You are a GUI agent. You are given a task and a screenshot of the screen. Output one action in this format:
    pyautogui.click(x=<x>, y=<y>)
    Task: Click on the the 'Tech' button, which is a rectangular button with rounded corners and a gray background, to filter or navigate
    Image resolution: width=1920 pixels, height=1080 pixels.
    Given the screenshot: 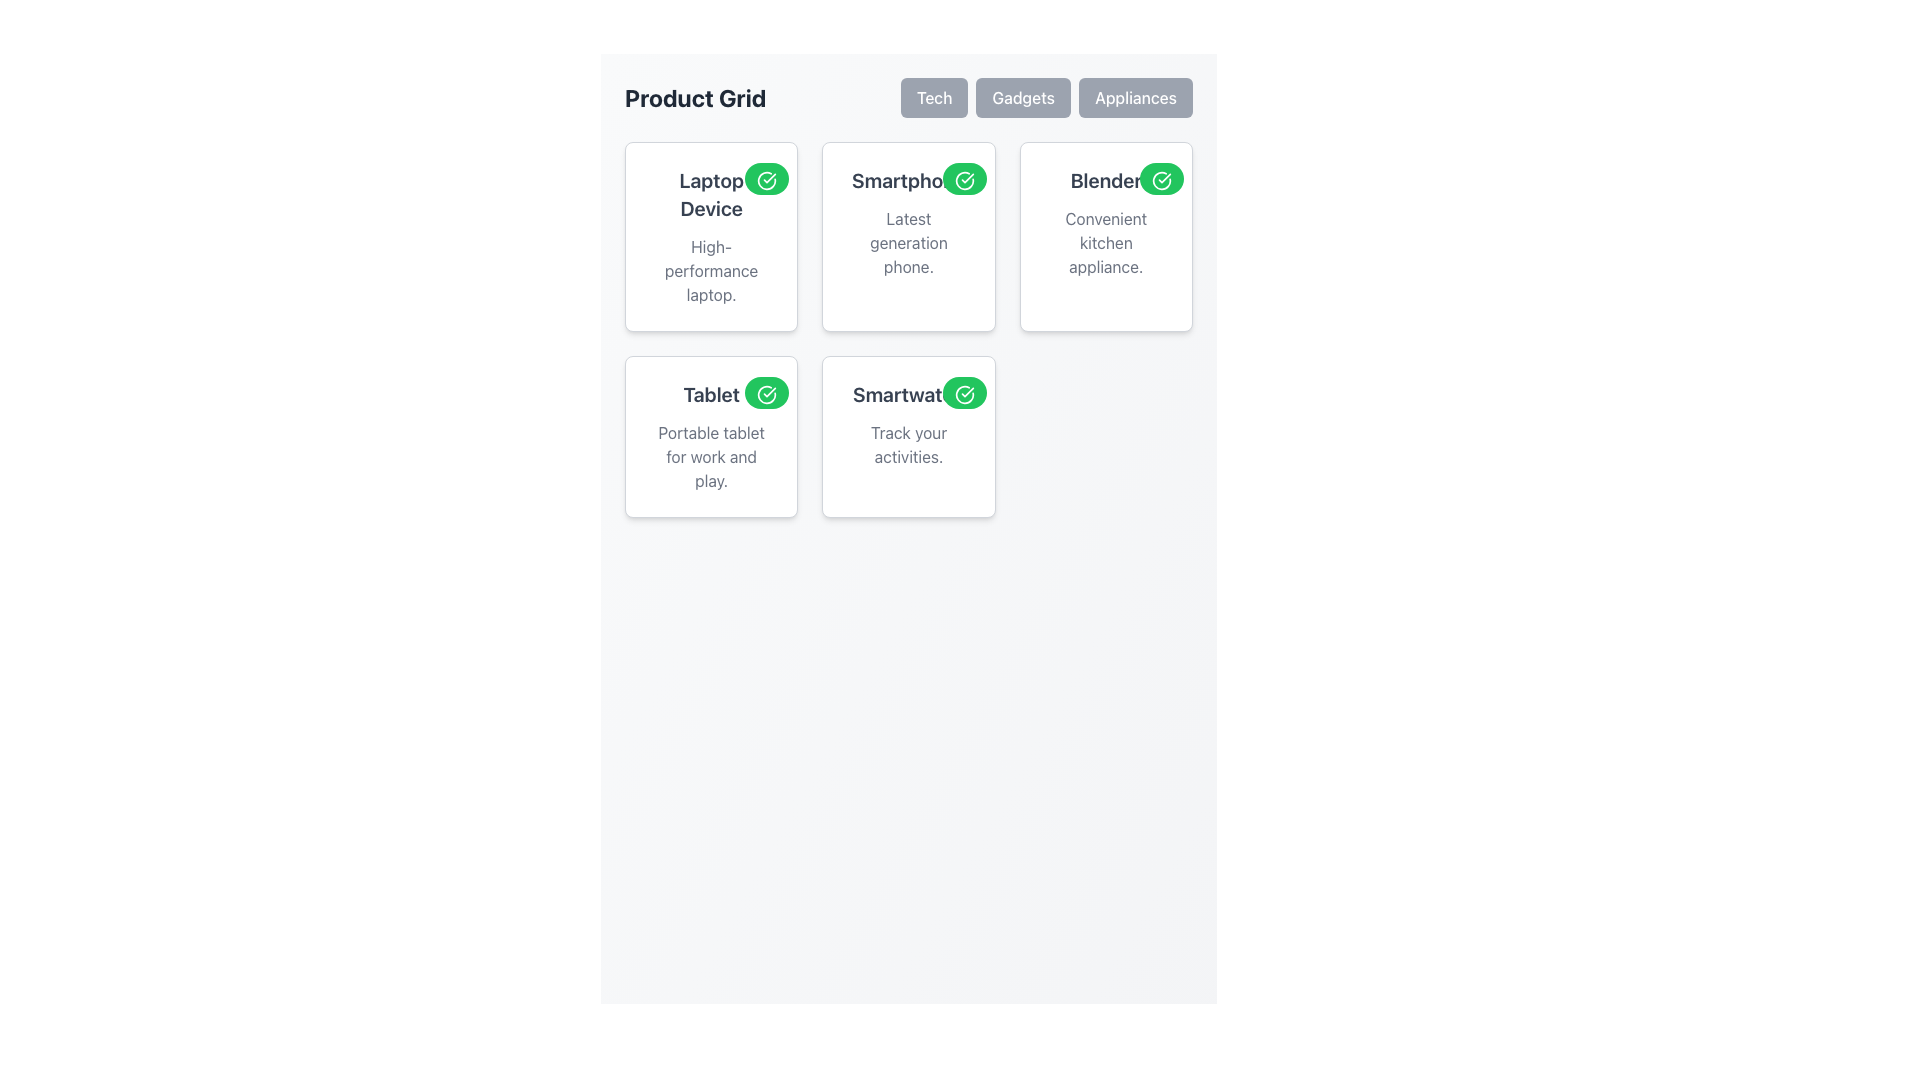 What is the action you would take?
    pyautogui.click(x=933, y=97)
    